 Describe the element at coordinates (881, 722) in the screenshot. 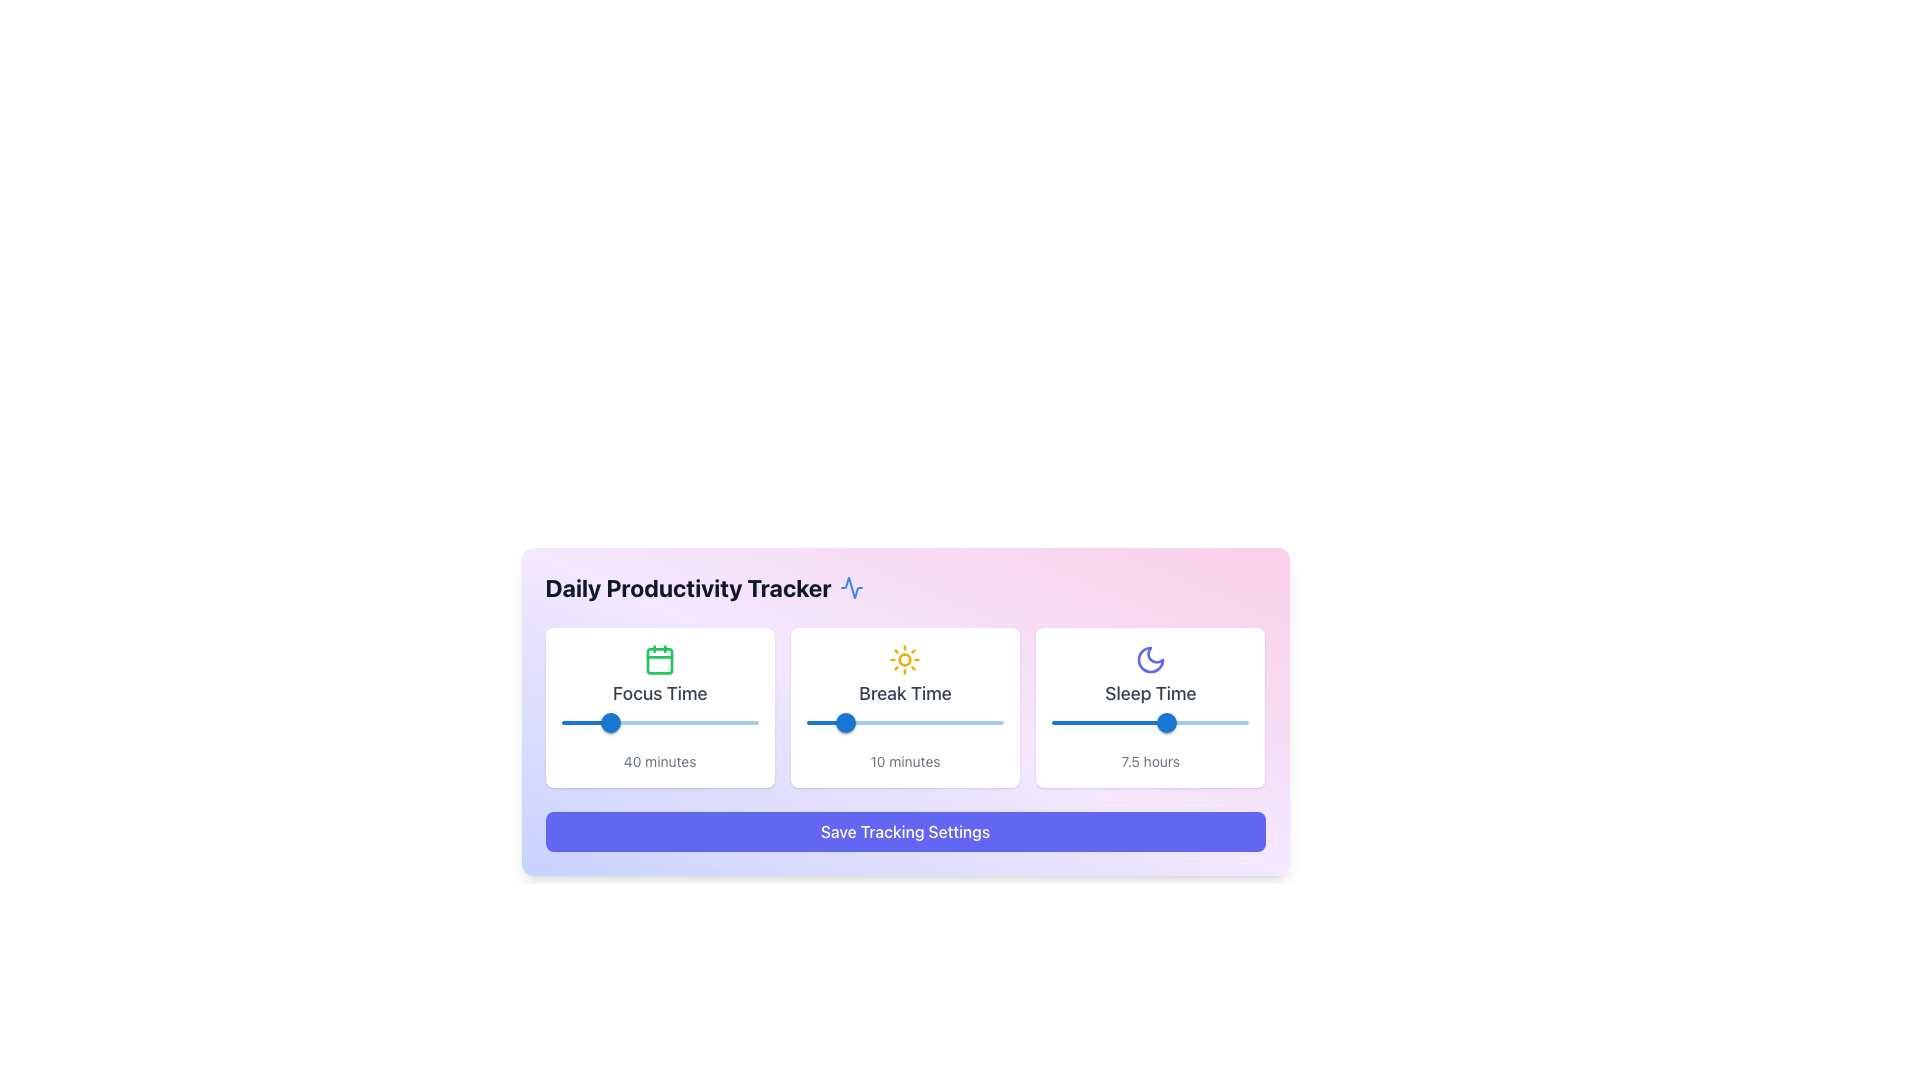

I see `break time` at that location.